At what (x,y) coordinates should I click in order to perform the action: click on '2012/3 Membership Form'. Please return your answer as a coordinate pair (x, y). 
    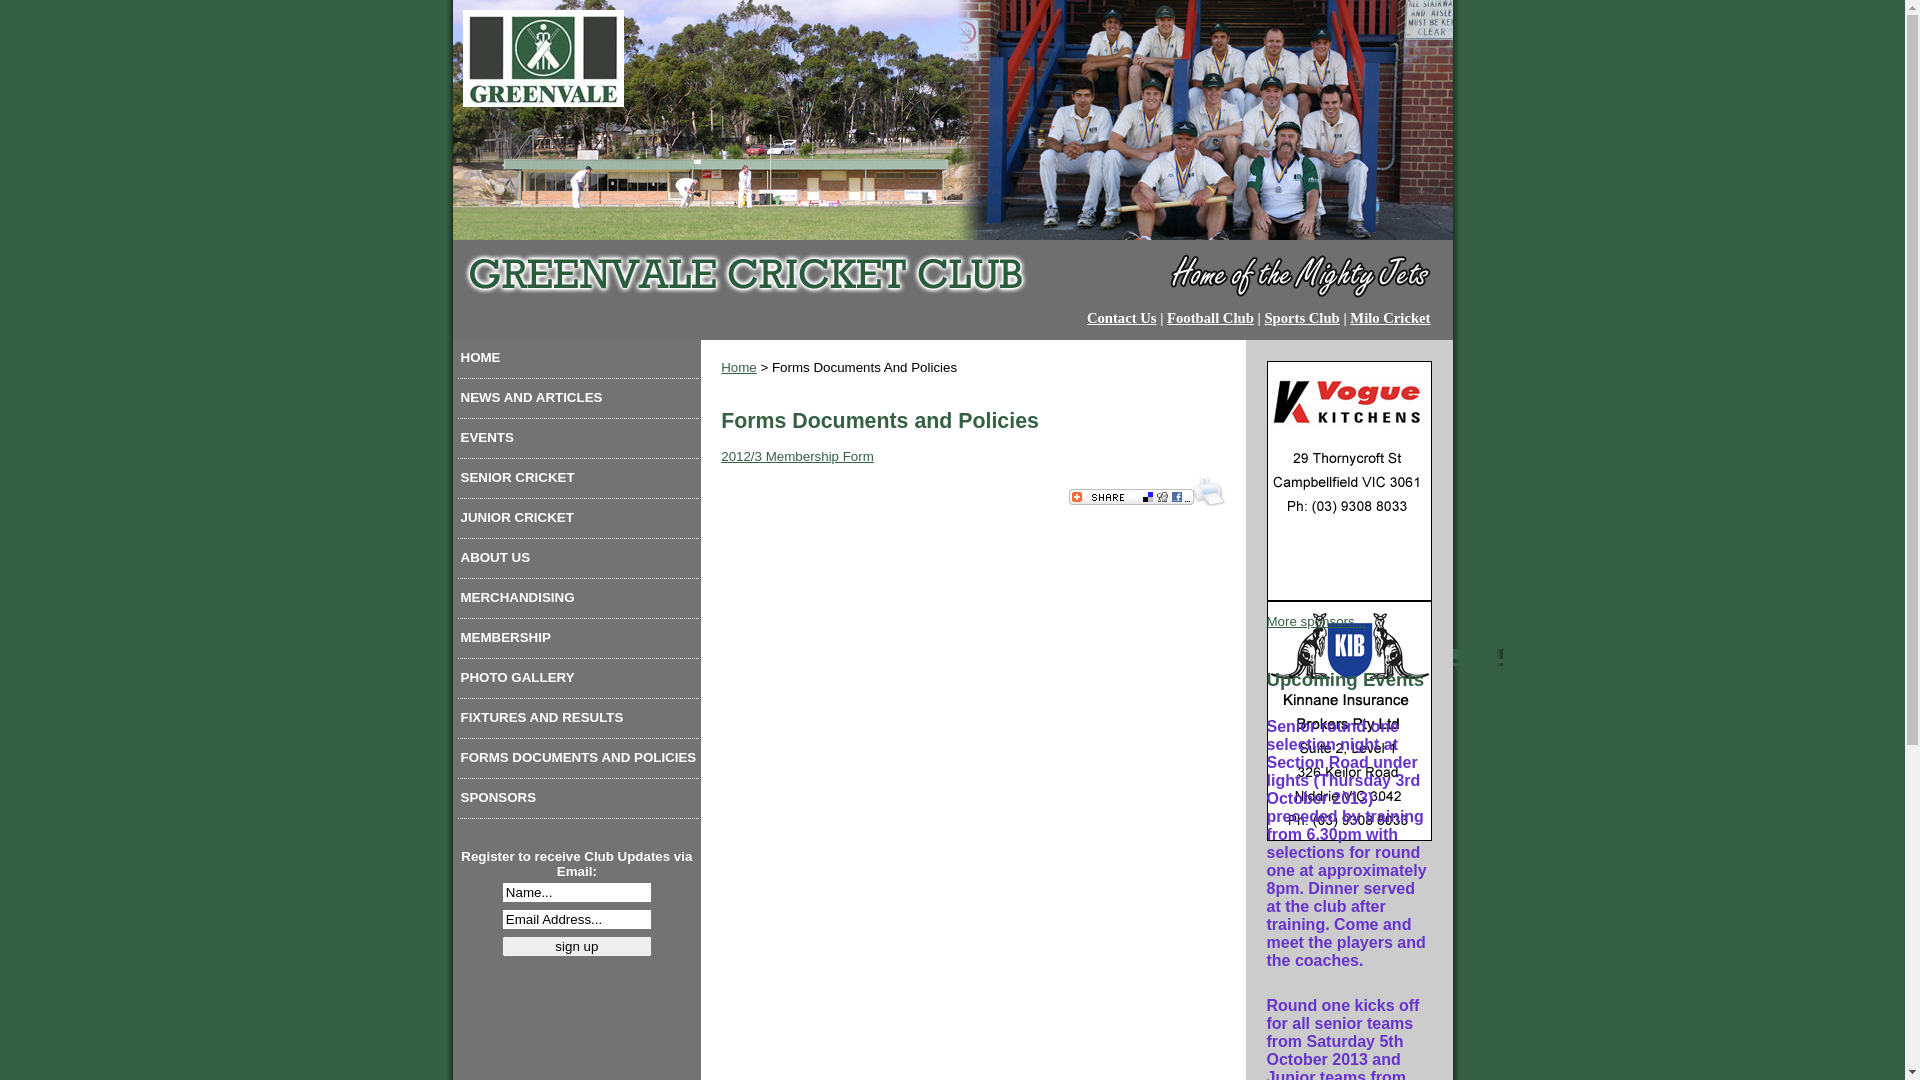
    Looking at the image, I should click on (796, 456).